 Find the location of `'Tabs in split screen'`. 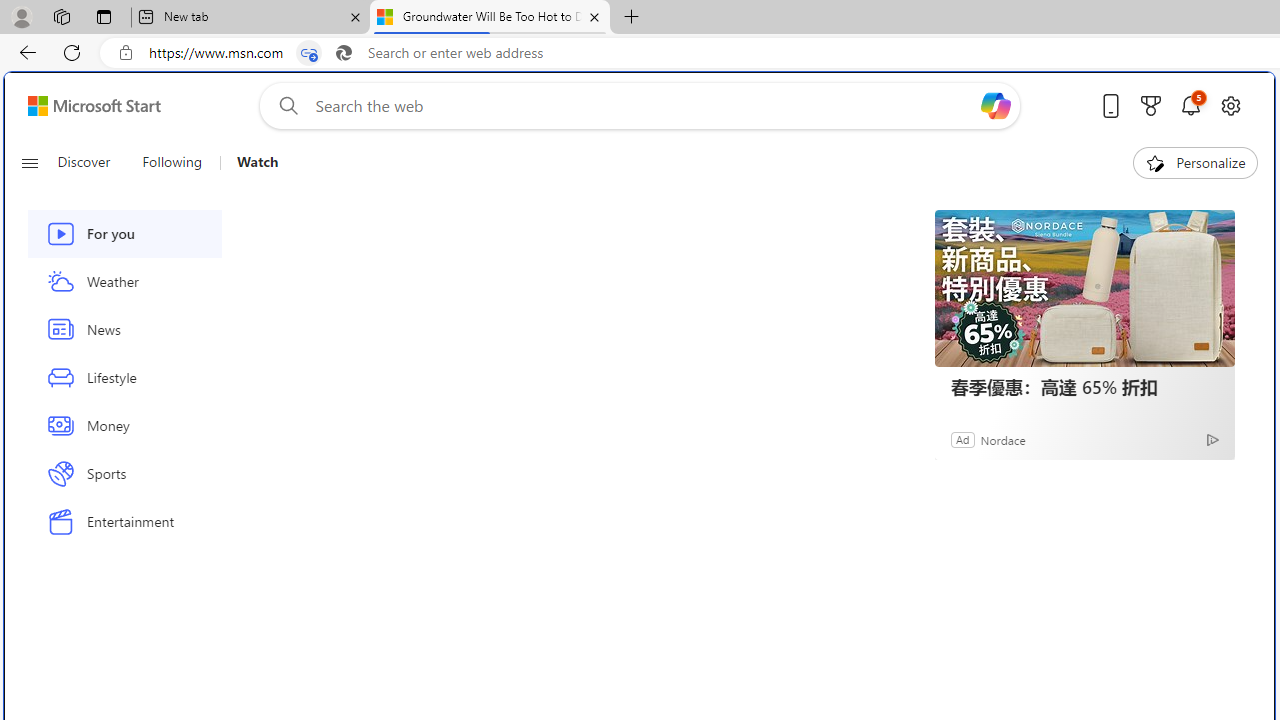

'Tabs in split screen' is located at coordinates (308, 52).